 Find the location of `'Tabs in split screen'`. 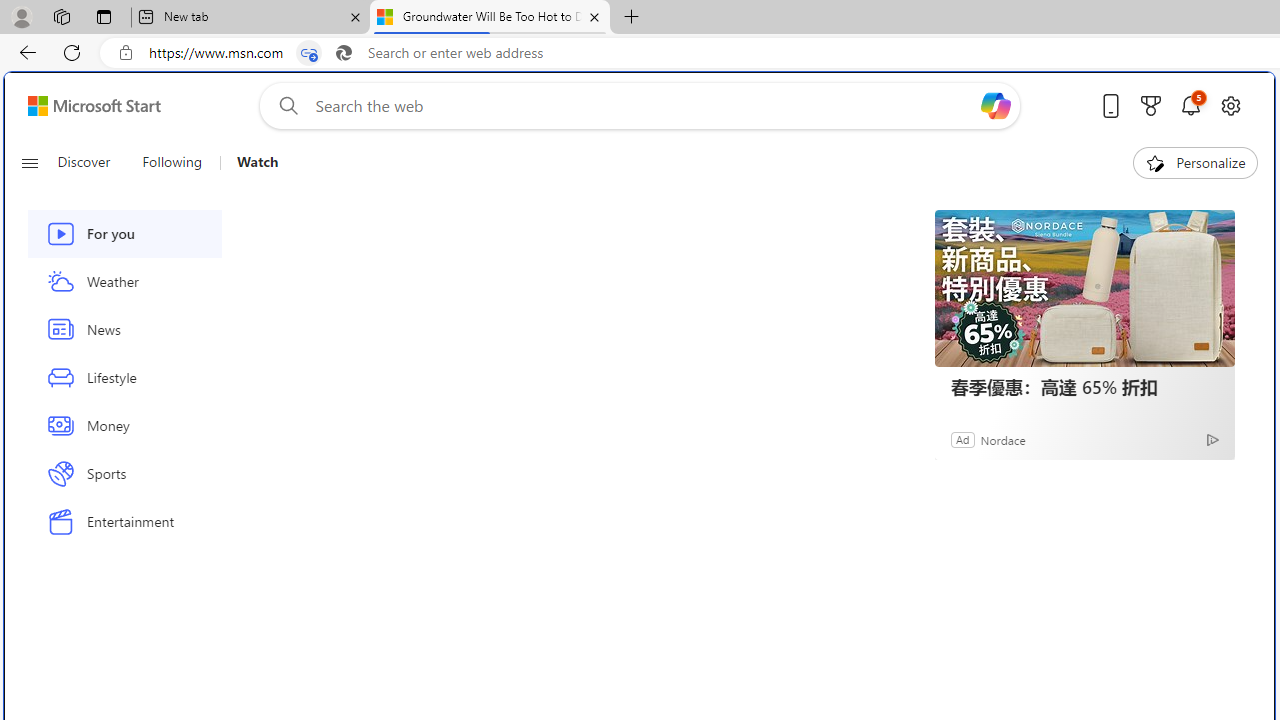

'Tabs in split screen' is located at coordinates (308, 52).